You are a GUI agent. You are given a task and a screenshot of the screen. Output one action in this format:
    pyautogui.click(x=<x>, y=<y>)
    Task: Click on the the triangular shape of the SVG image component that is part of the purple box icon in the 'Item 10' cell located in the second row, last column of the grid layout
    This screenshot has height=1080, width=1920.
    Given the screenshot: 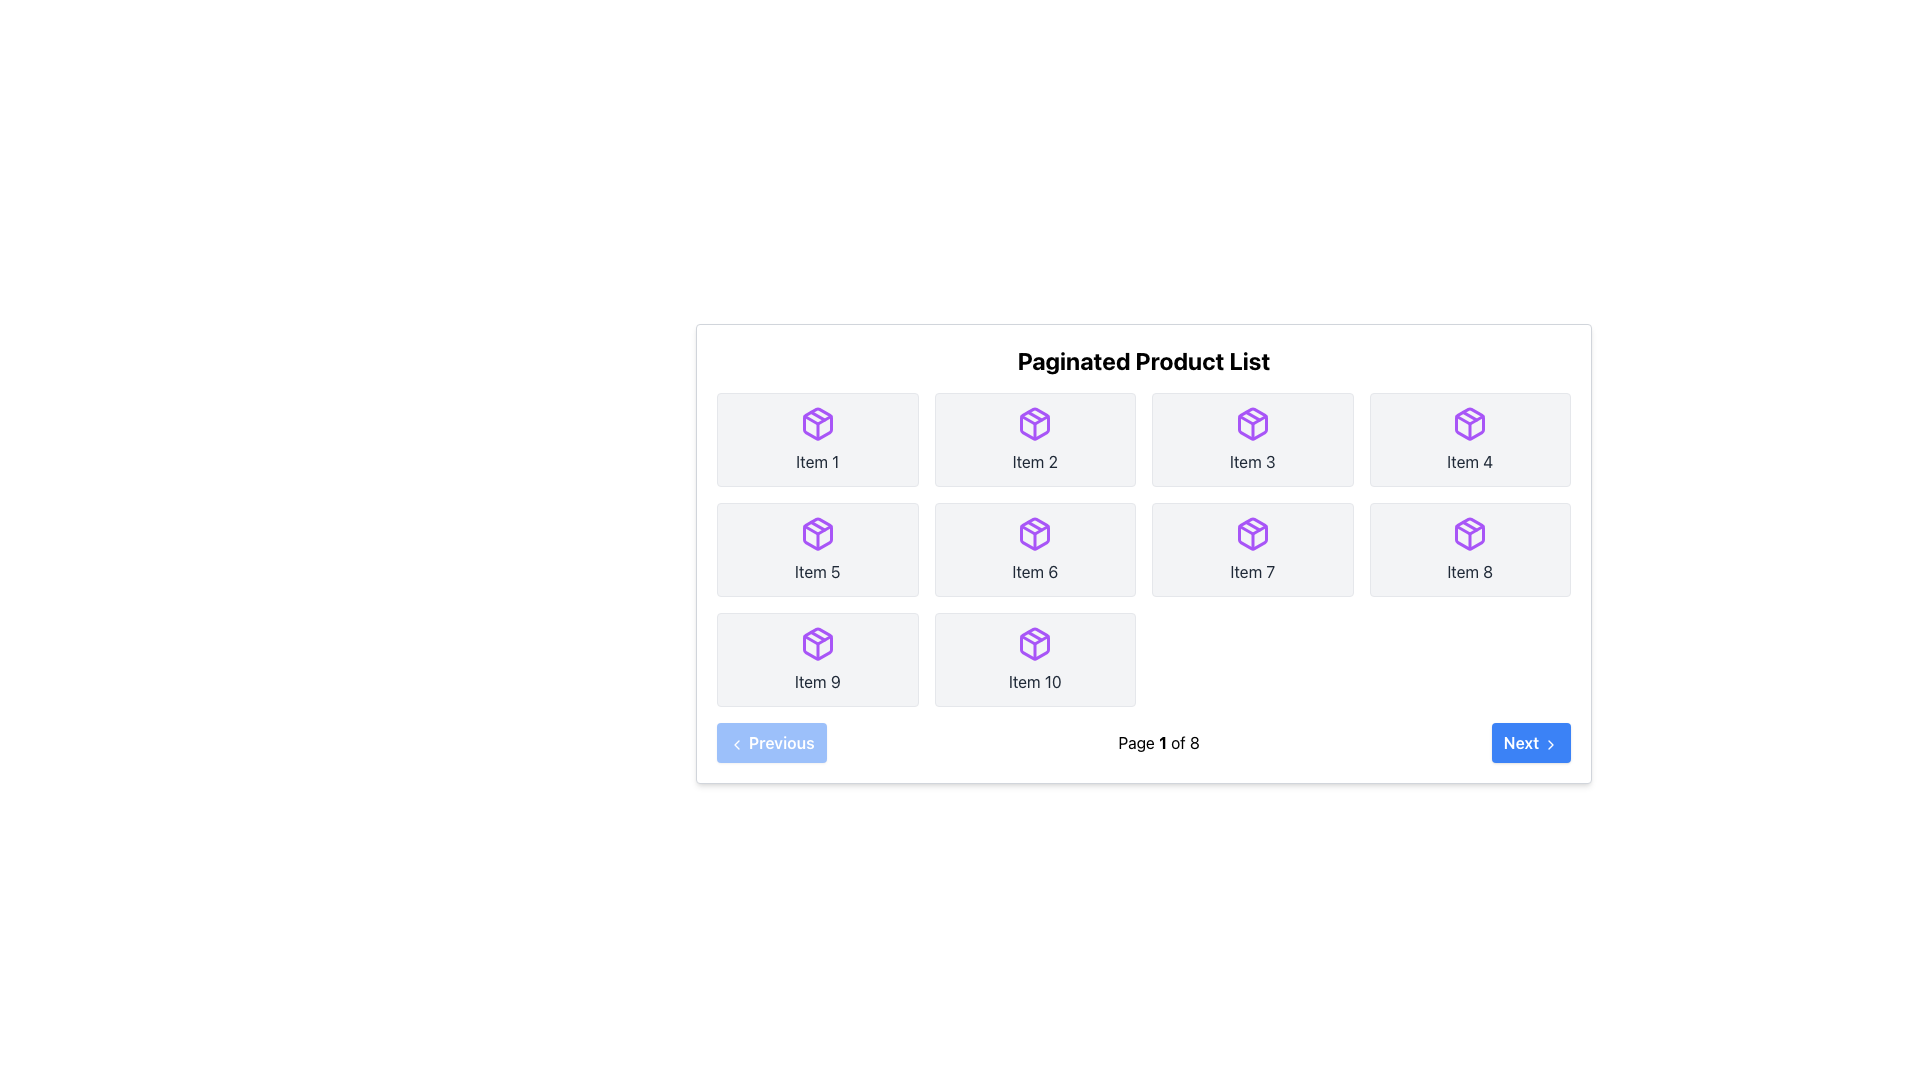 What is the action you would take?
    pyautogui.click(x=1035, y=640)
    